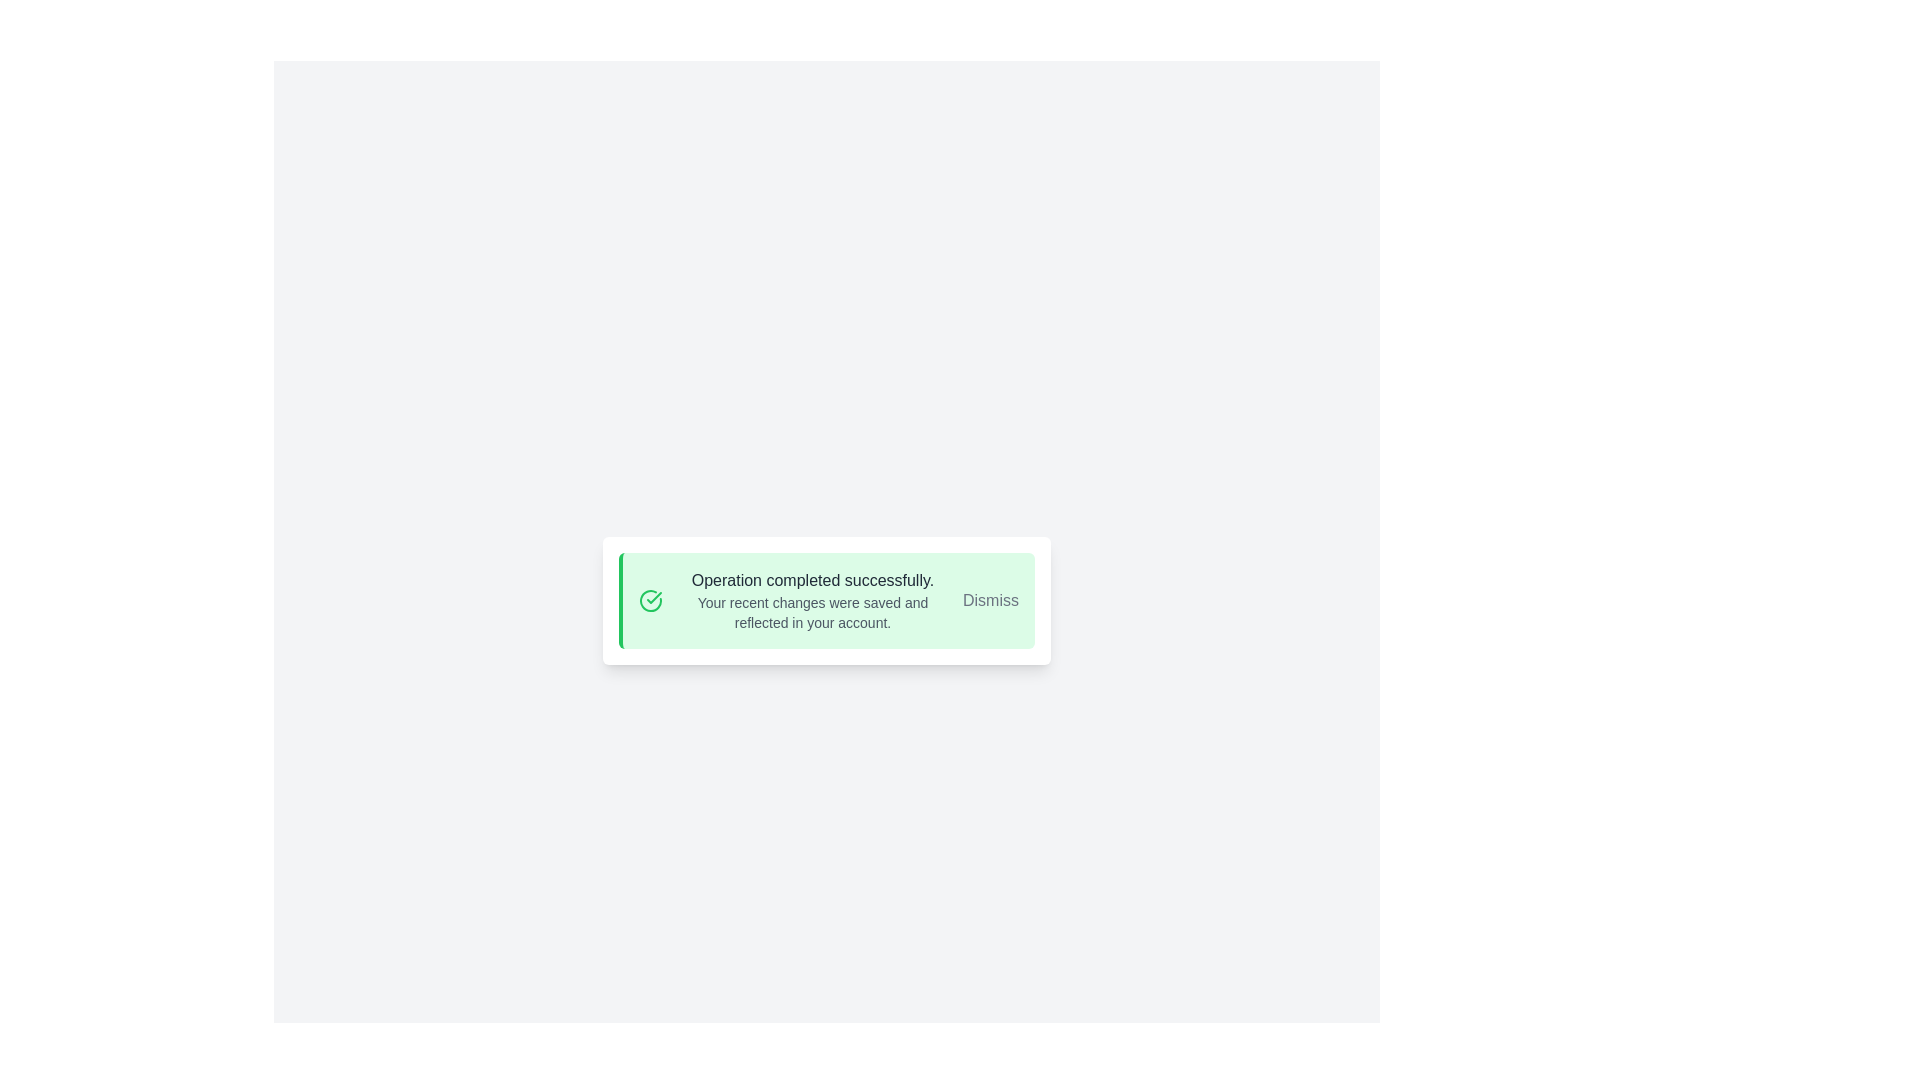 The height and width of the screenshot is (1080, 1920). Describe the element at coordinates (812, 612) in the screenshot. I see `the text label that reads 'Your recent changes were saved and reflected in your account.' located in a notification card, which is visually subordinate to the bold headline 'Operation completed successfully.'` at that location.